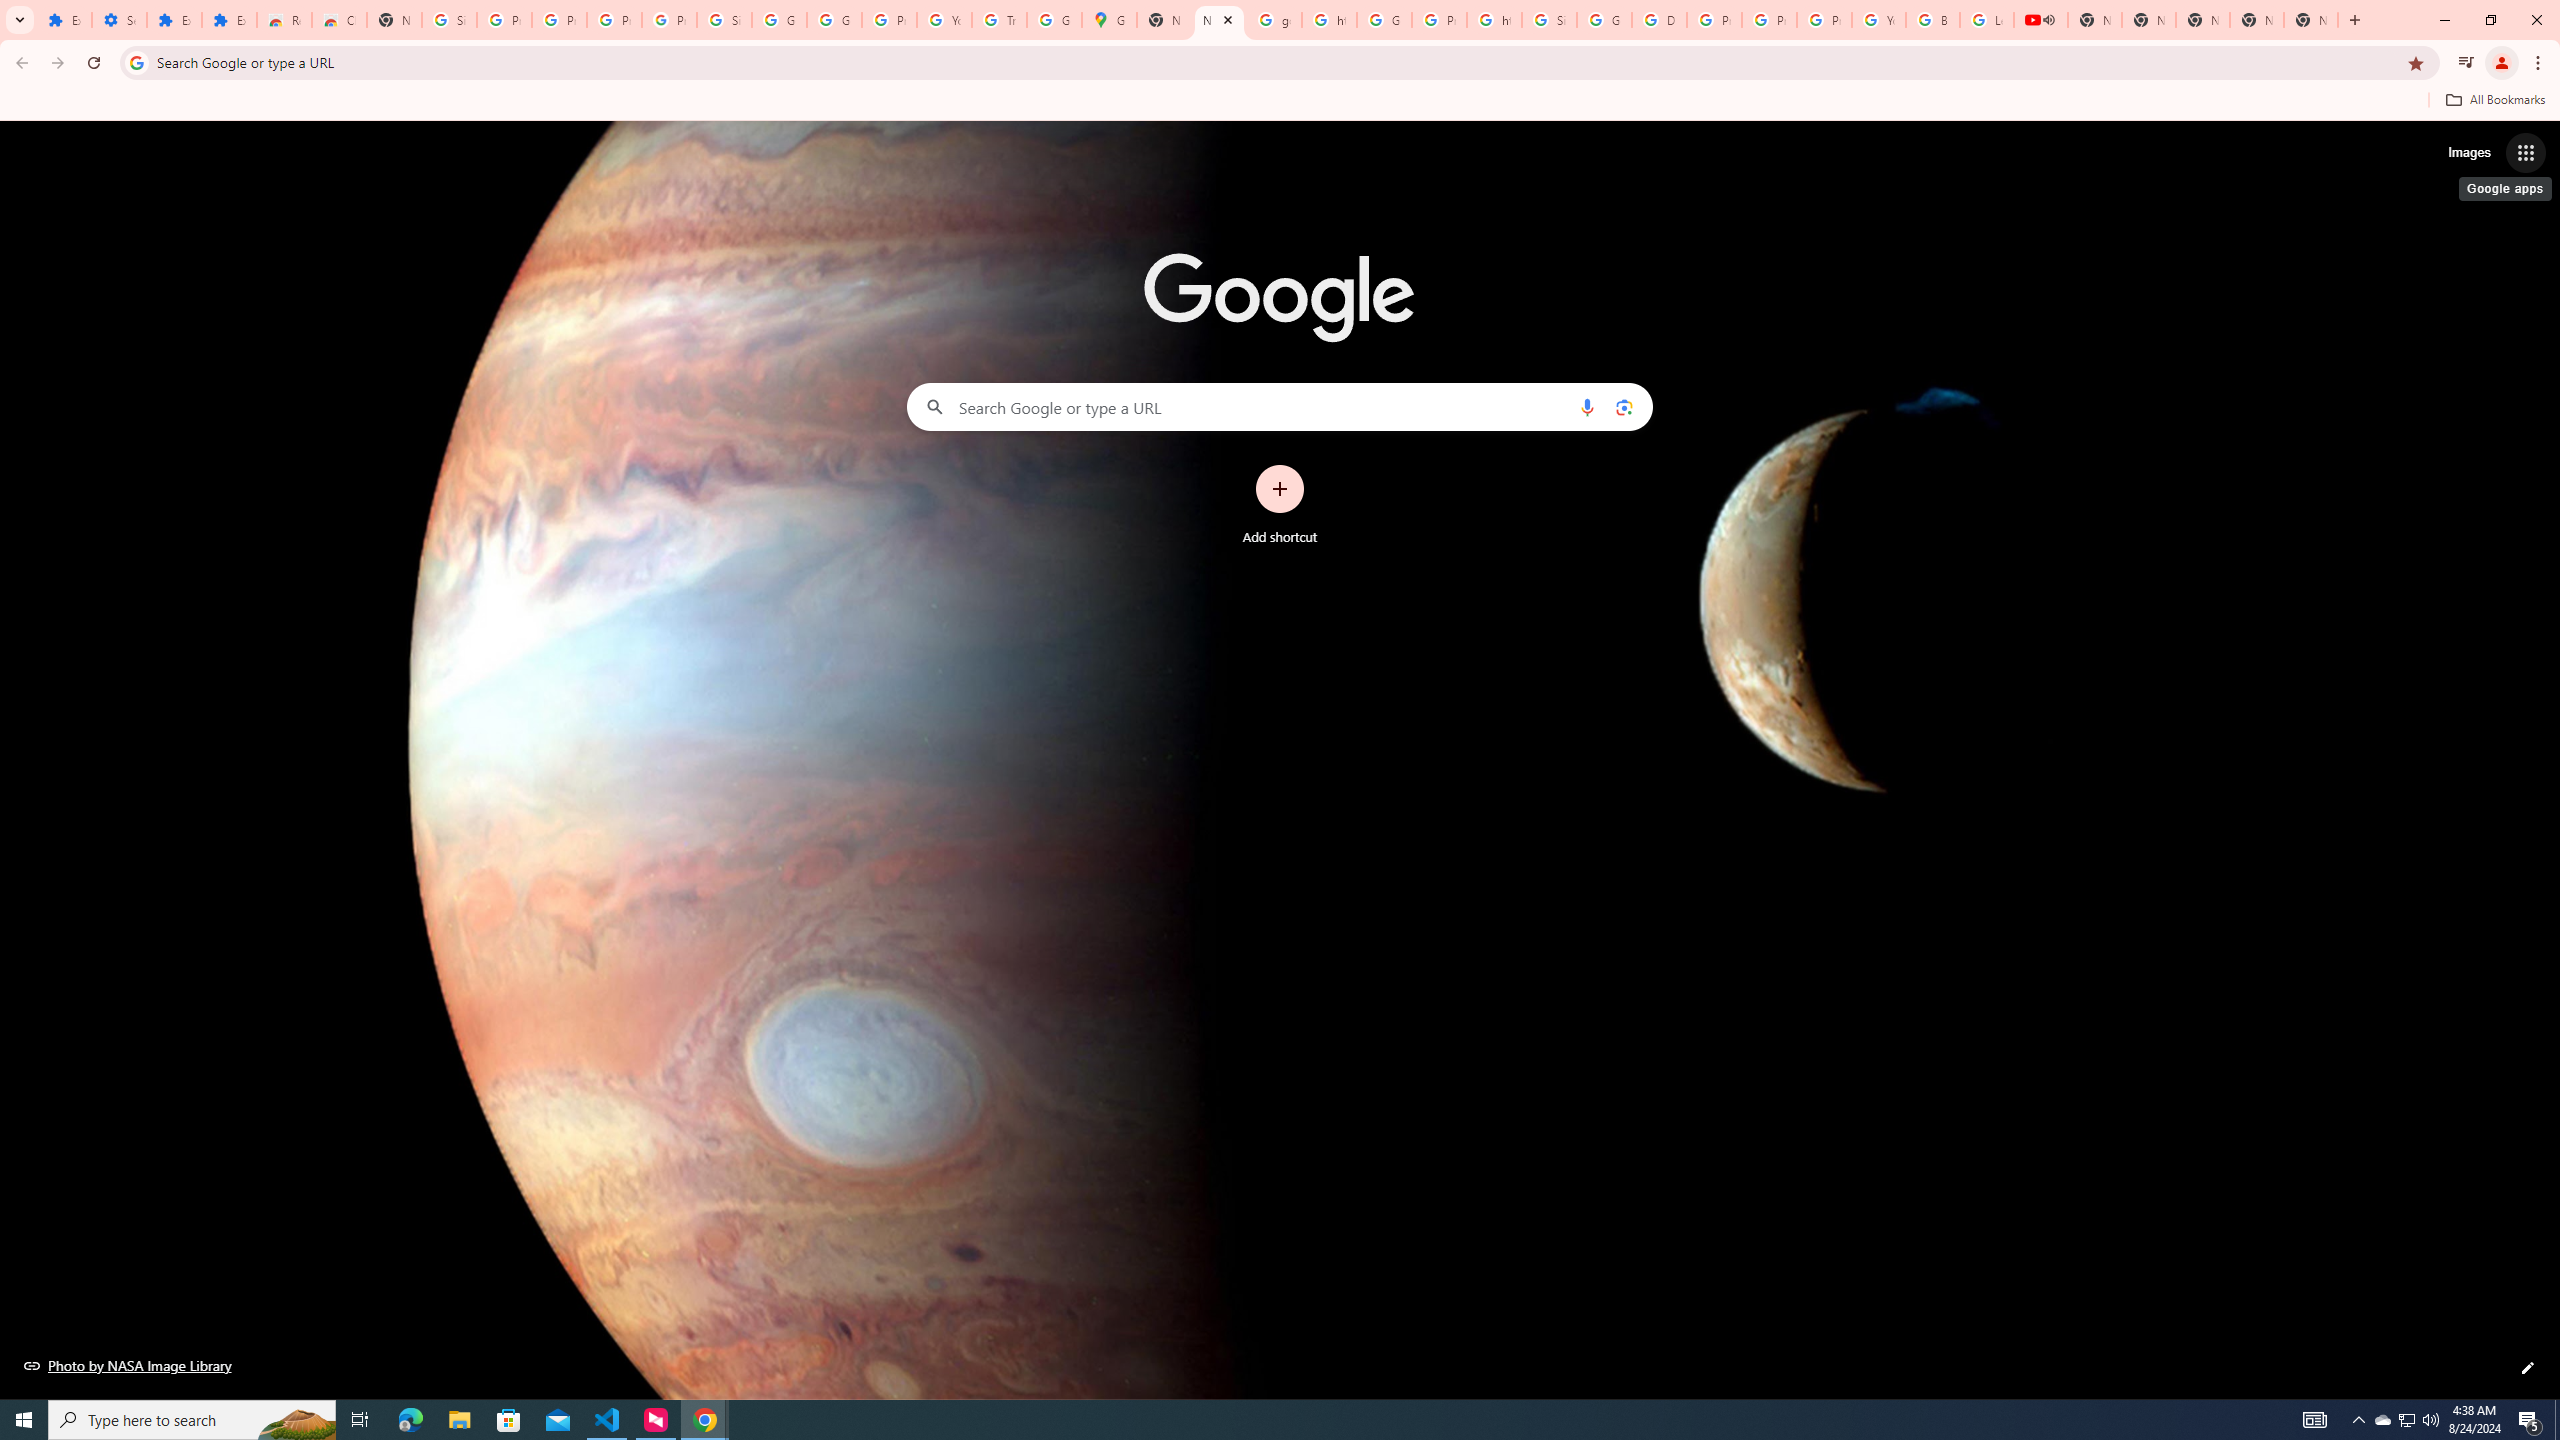 The width and height of the screenshot is (2560, 1440). Describe the element at coordinates (2490, 19) in the screenshot. I see `'Restore'` at that location.